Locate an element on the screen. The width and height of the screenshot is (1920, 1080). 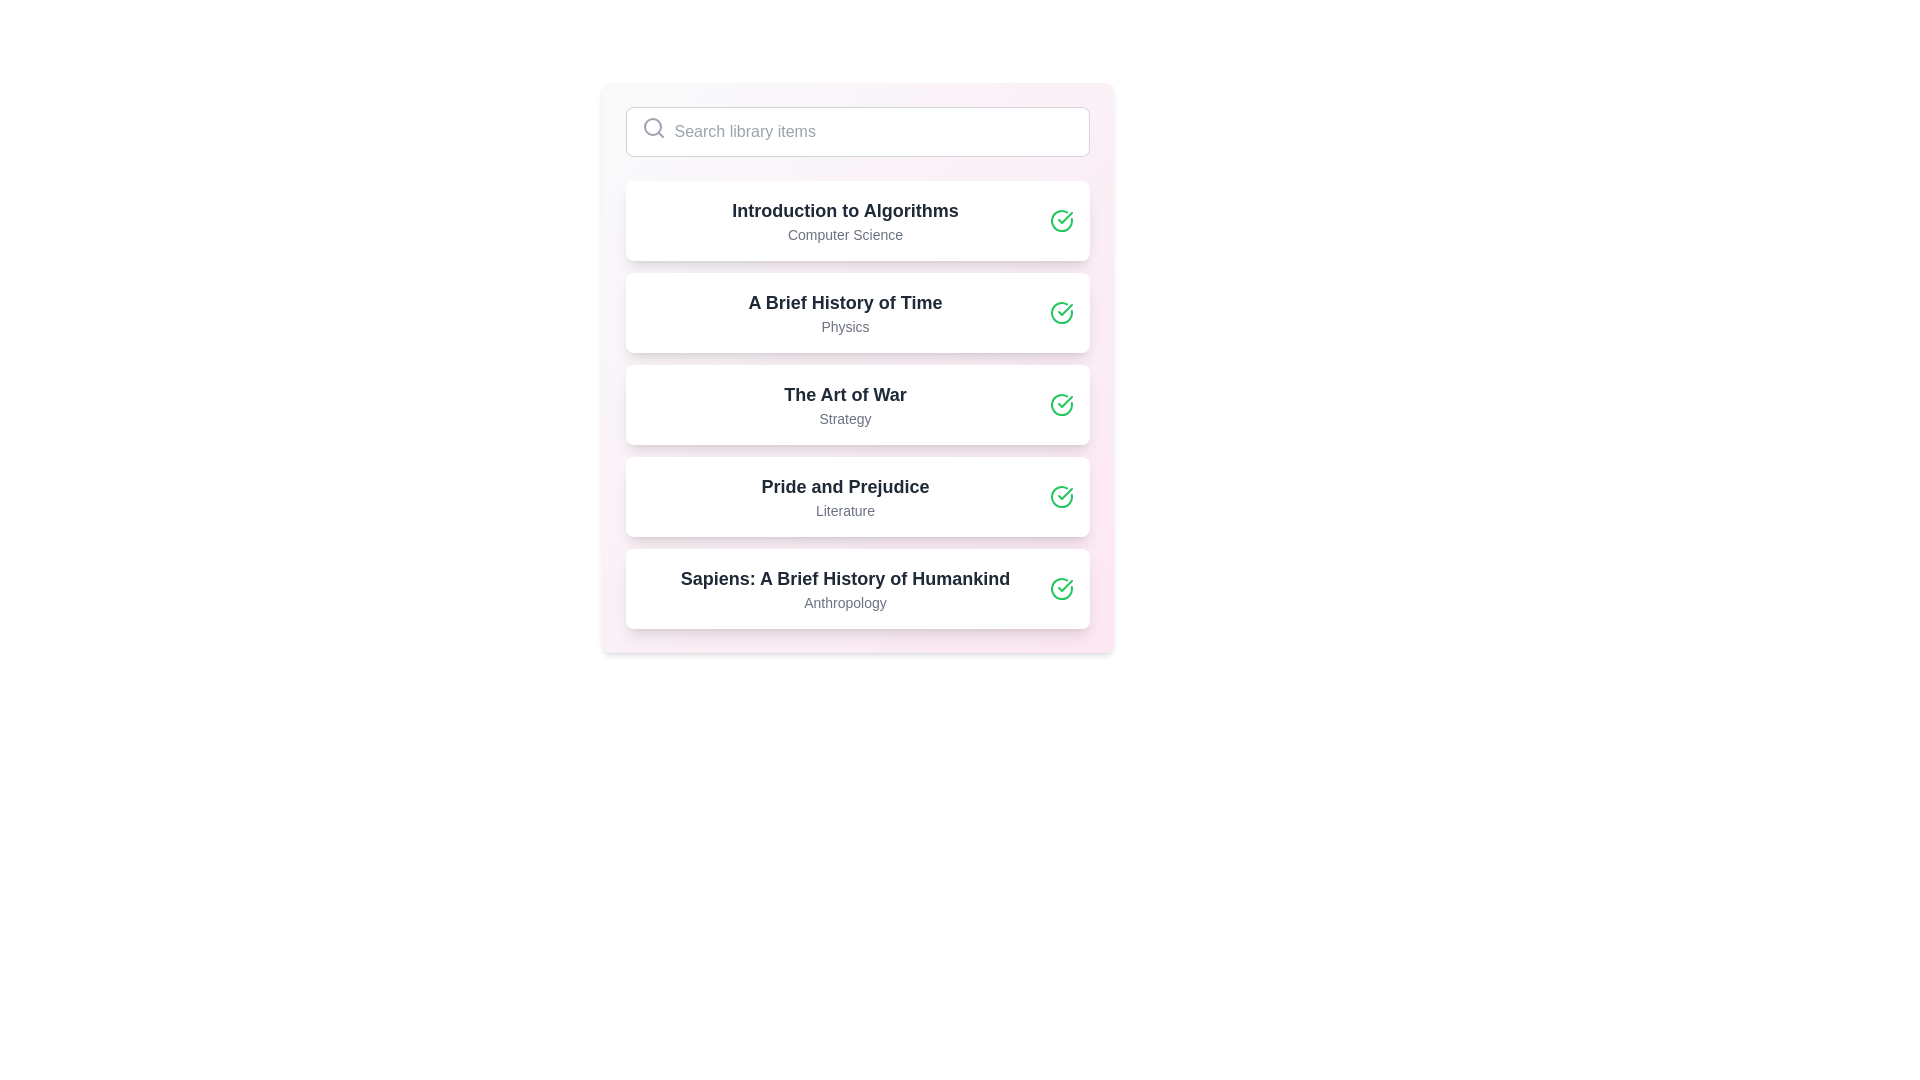
the green circular icon with a checkmark, located to the right of the title 'A Brief History of Time' is located at coordinates (1060, 312).